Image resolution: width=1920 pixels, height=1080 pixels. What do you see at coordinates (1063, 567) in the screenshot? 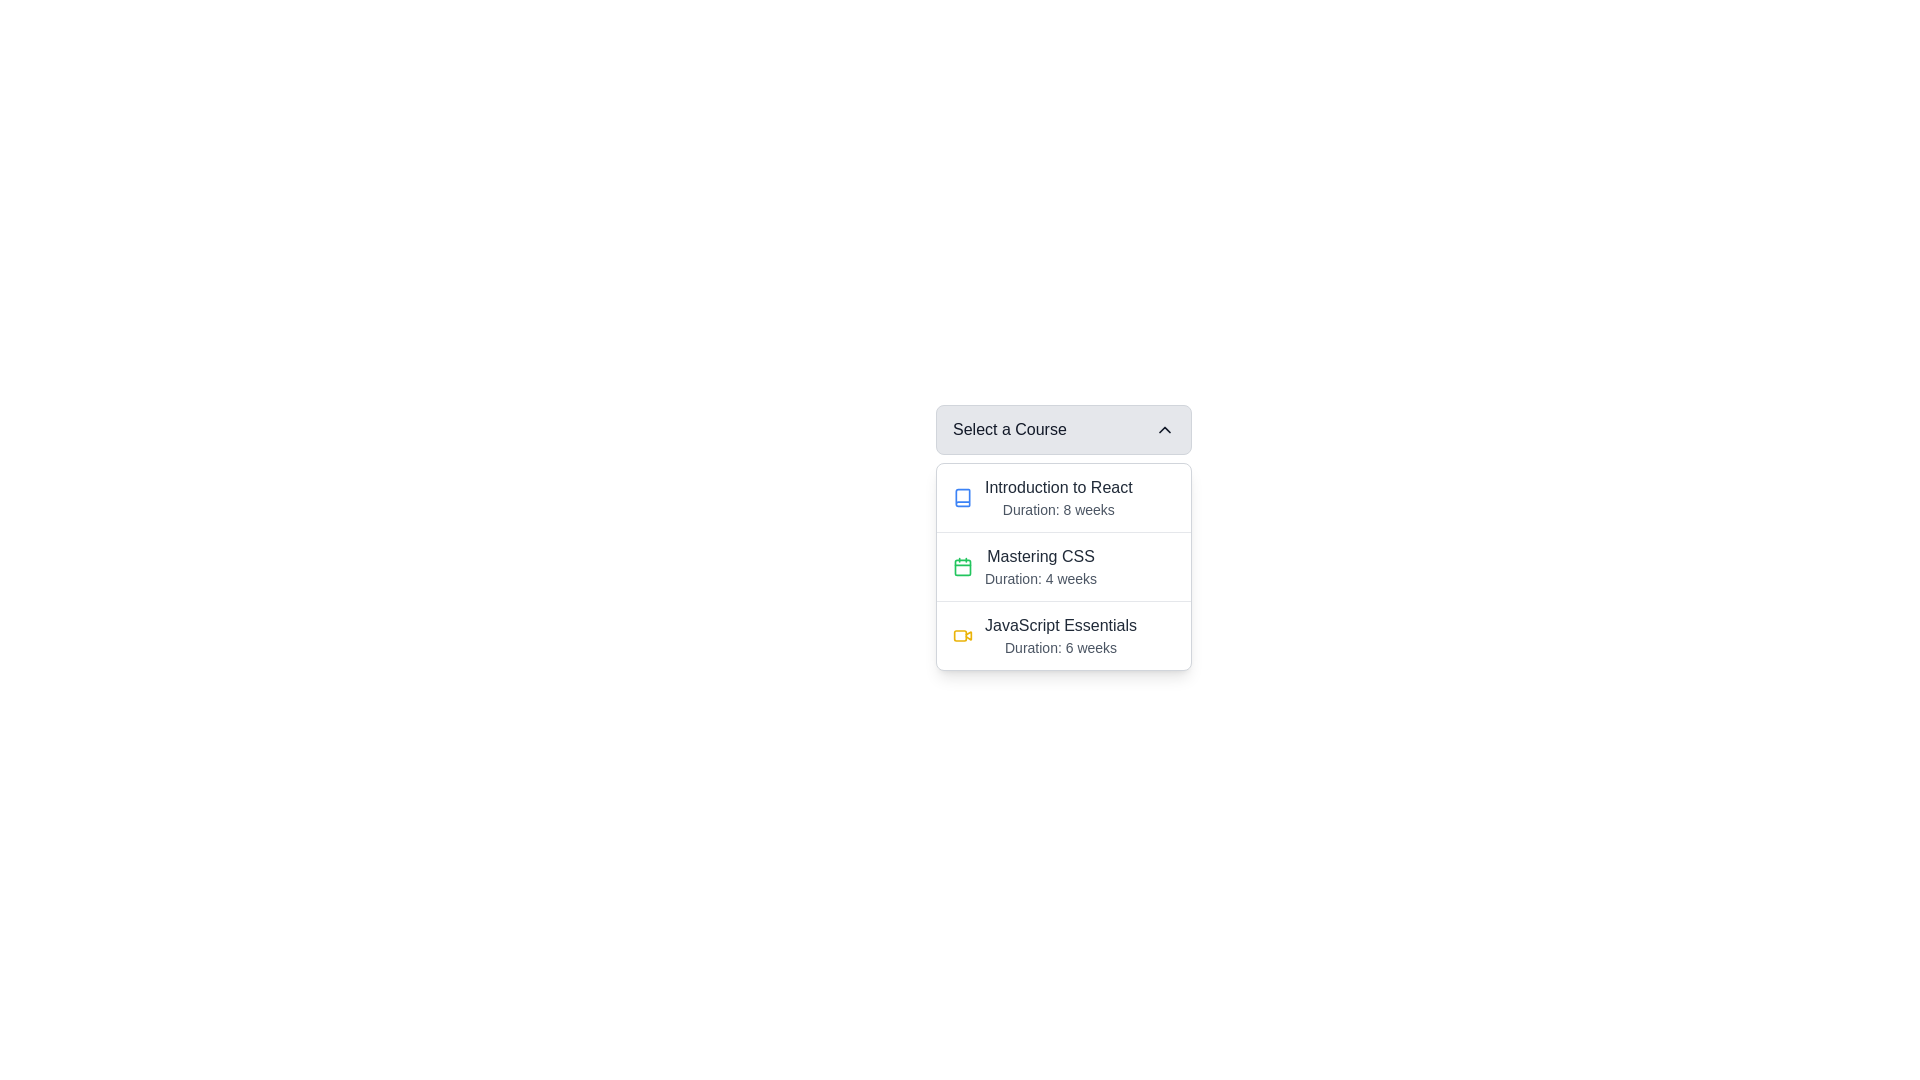
I see `the List item displaying 'Mastering CSS' with the subtitle 'Duration: 4 weeks', which includes a green calendar icon to the left, located below 'Introduction to React'` at bounding box center [1063, 567].